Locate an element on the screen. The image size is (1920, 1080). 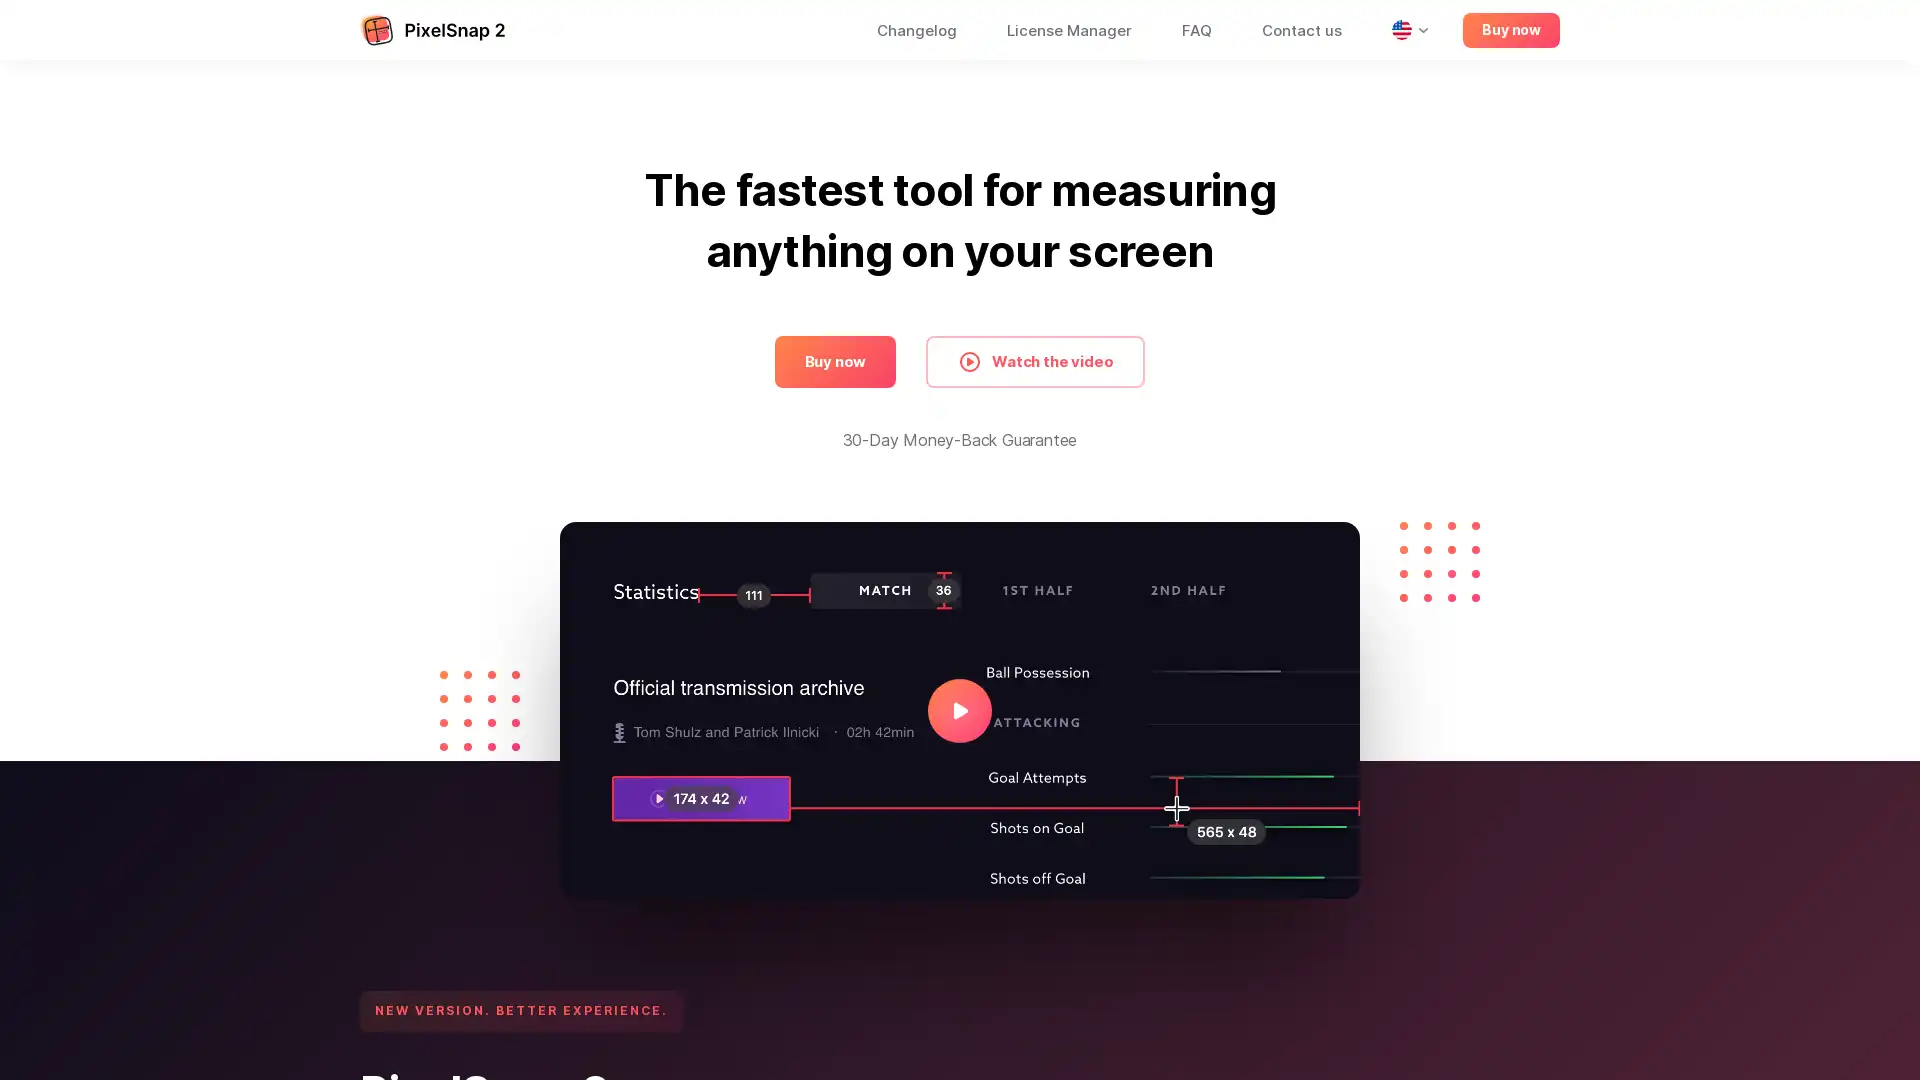
Watch the video is located at coordinates (1035, 362).